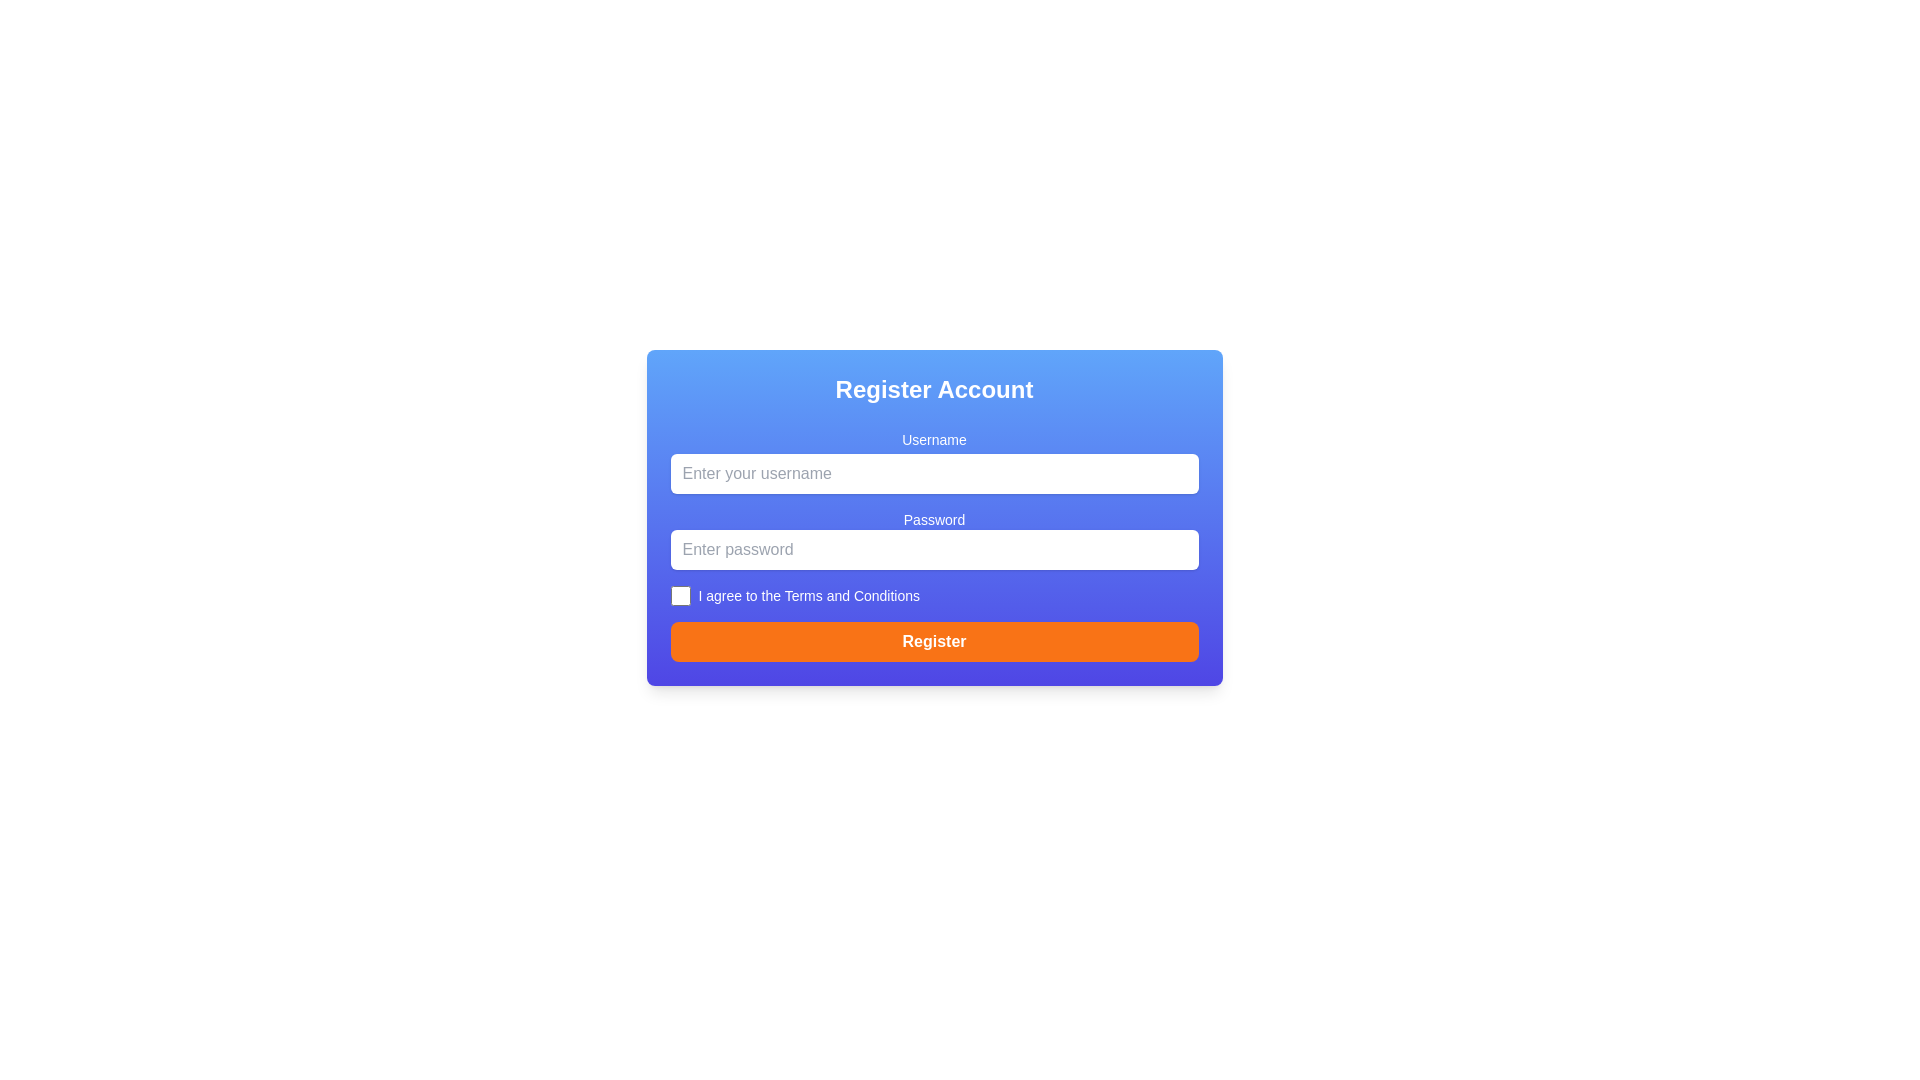  What do you see at coordinates (933, 595) in the screenshot?
I see `the checkbox located beneath the password field and above the registration button` at bounding box center [933, 595].